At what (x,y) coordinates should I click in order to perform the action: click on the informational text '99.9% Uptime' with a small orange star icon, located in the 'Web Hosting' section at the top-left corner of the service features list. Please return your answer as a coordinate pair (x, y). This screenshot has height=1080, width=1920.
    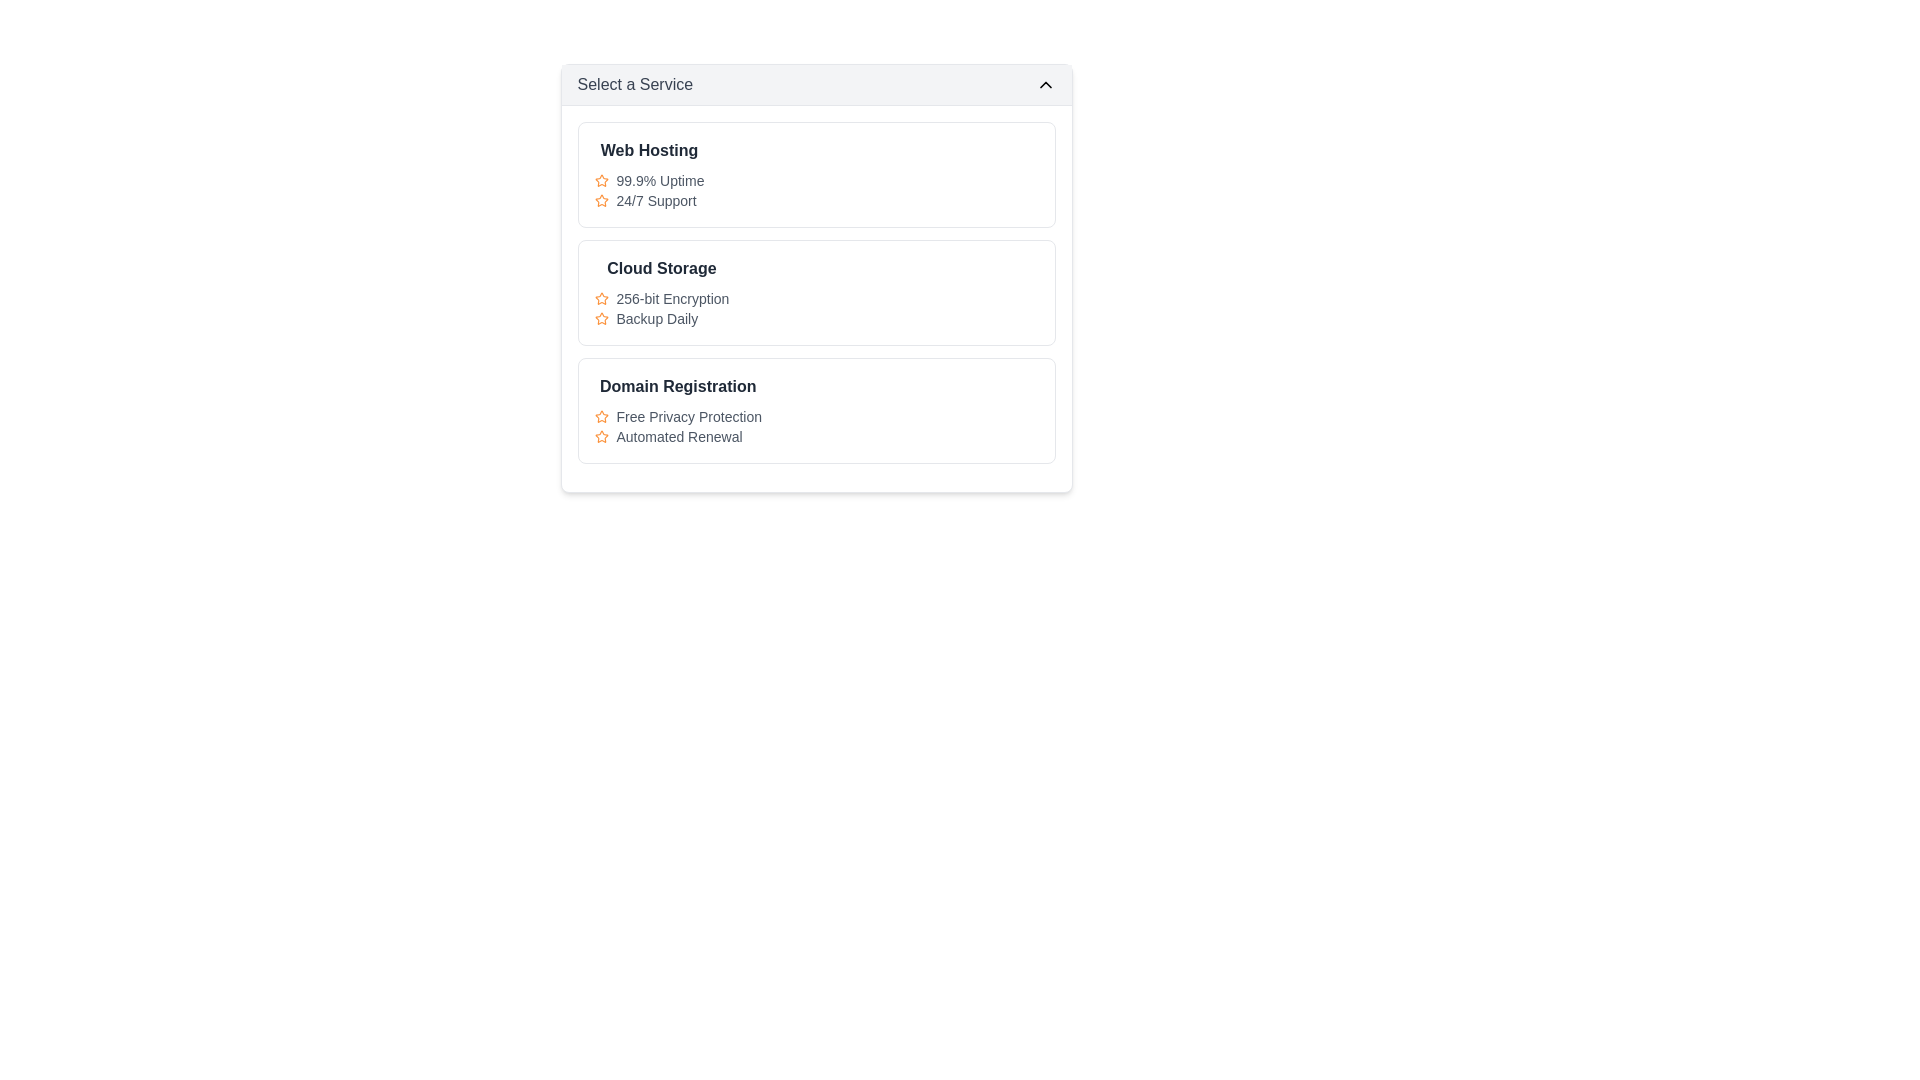
    Looking at the image, I should click on (649, 181).